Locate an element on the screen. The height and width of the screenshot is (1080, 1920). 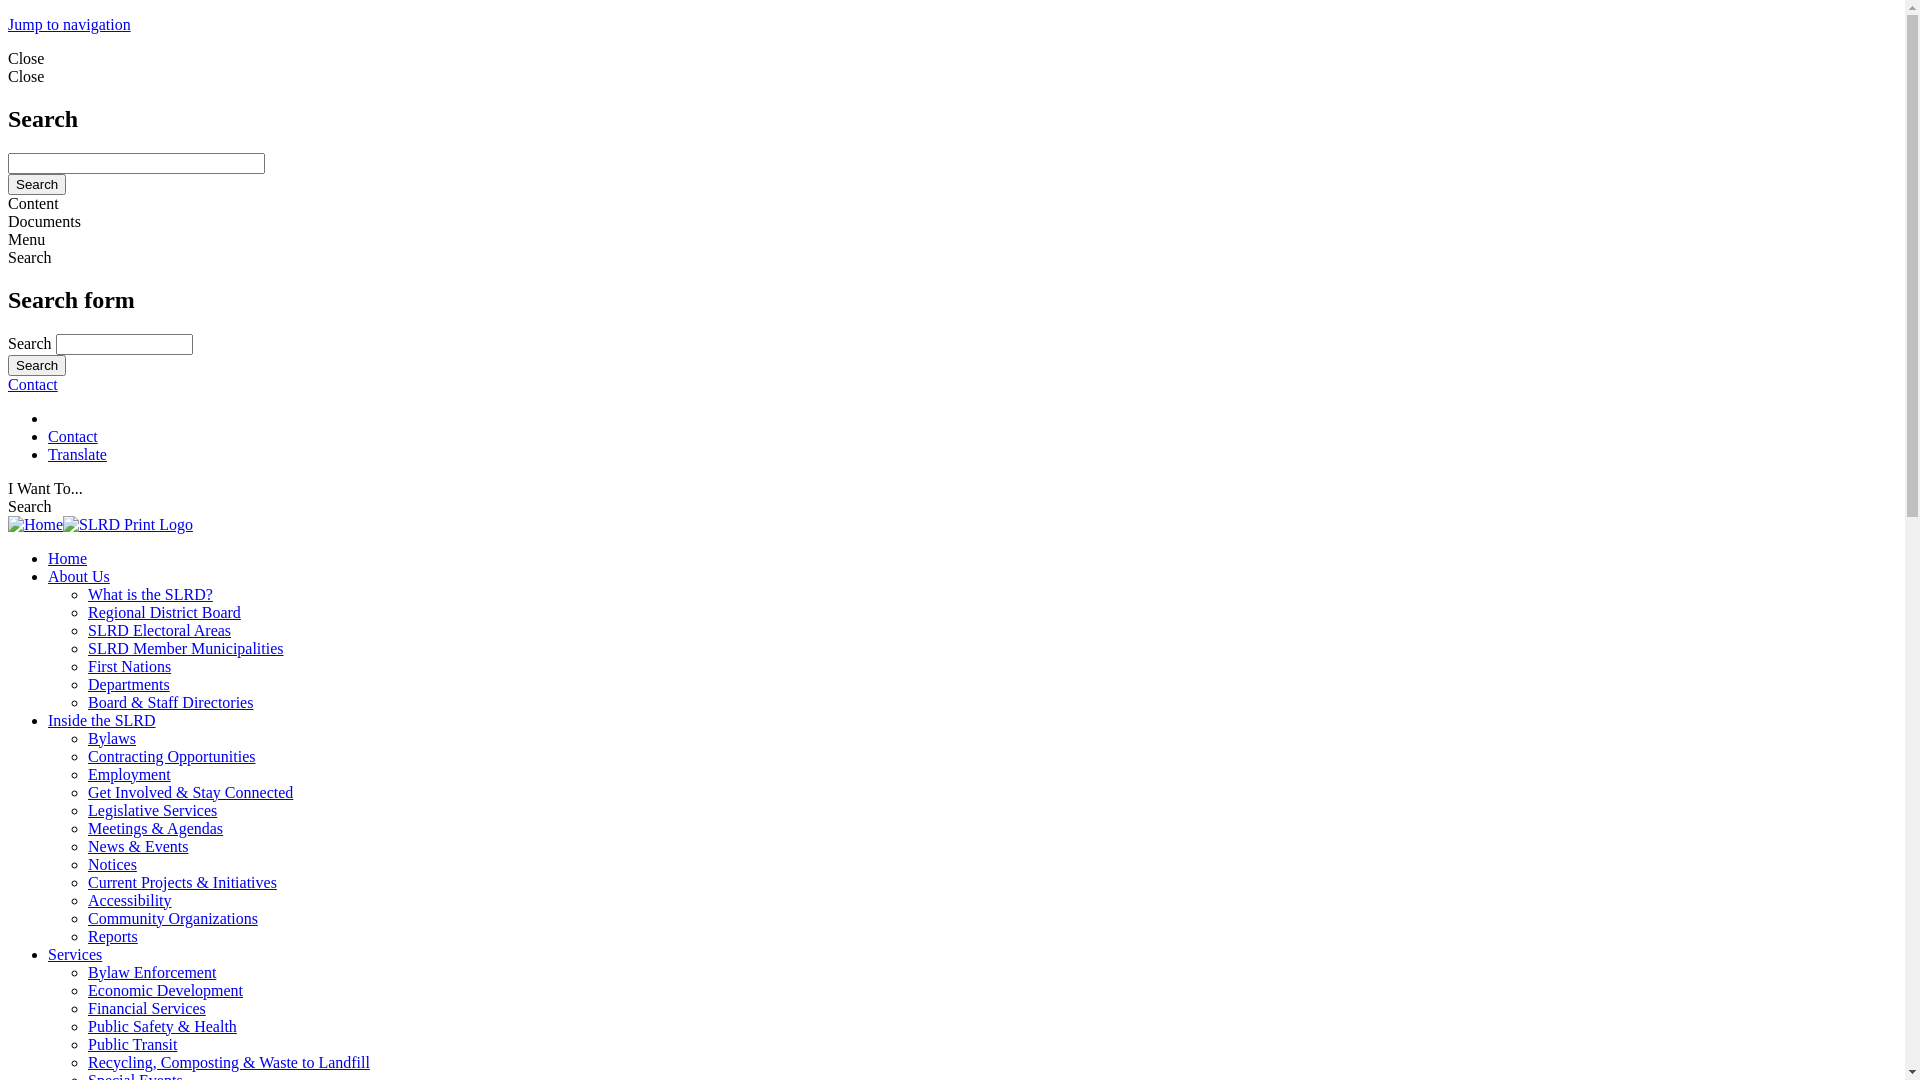
'Employment' is located at coordinates (128, 773).